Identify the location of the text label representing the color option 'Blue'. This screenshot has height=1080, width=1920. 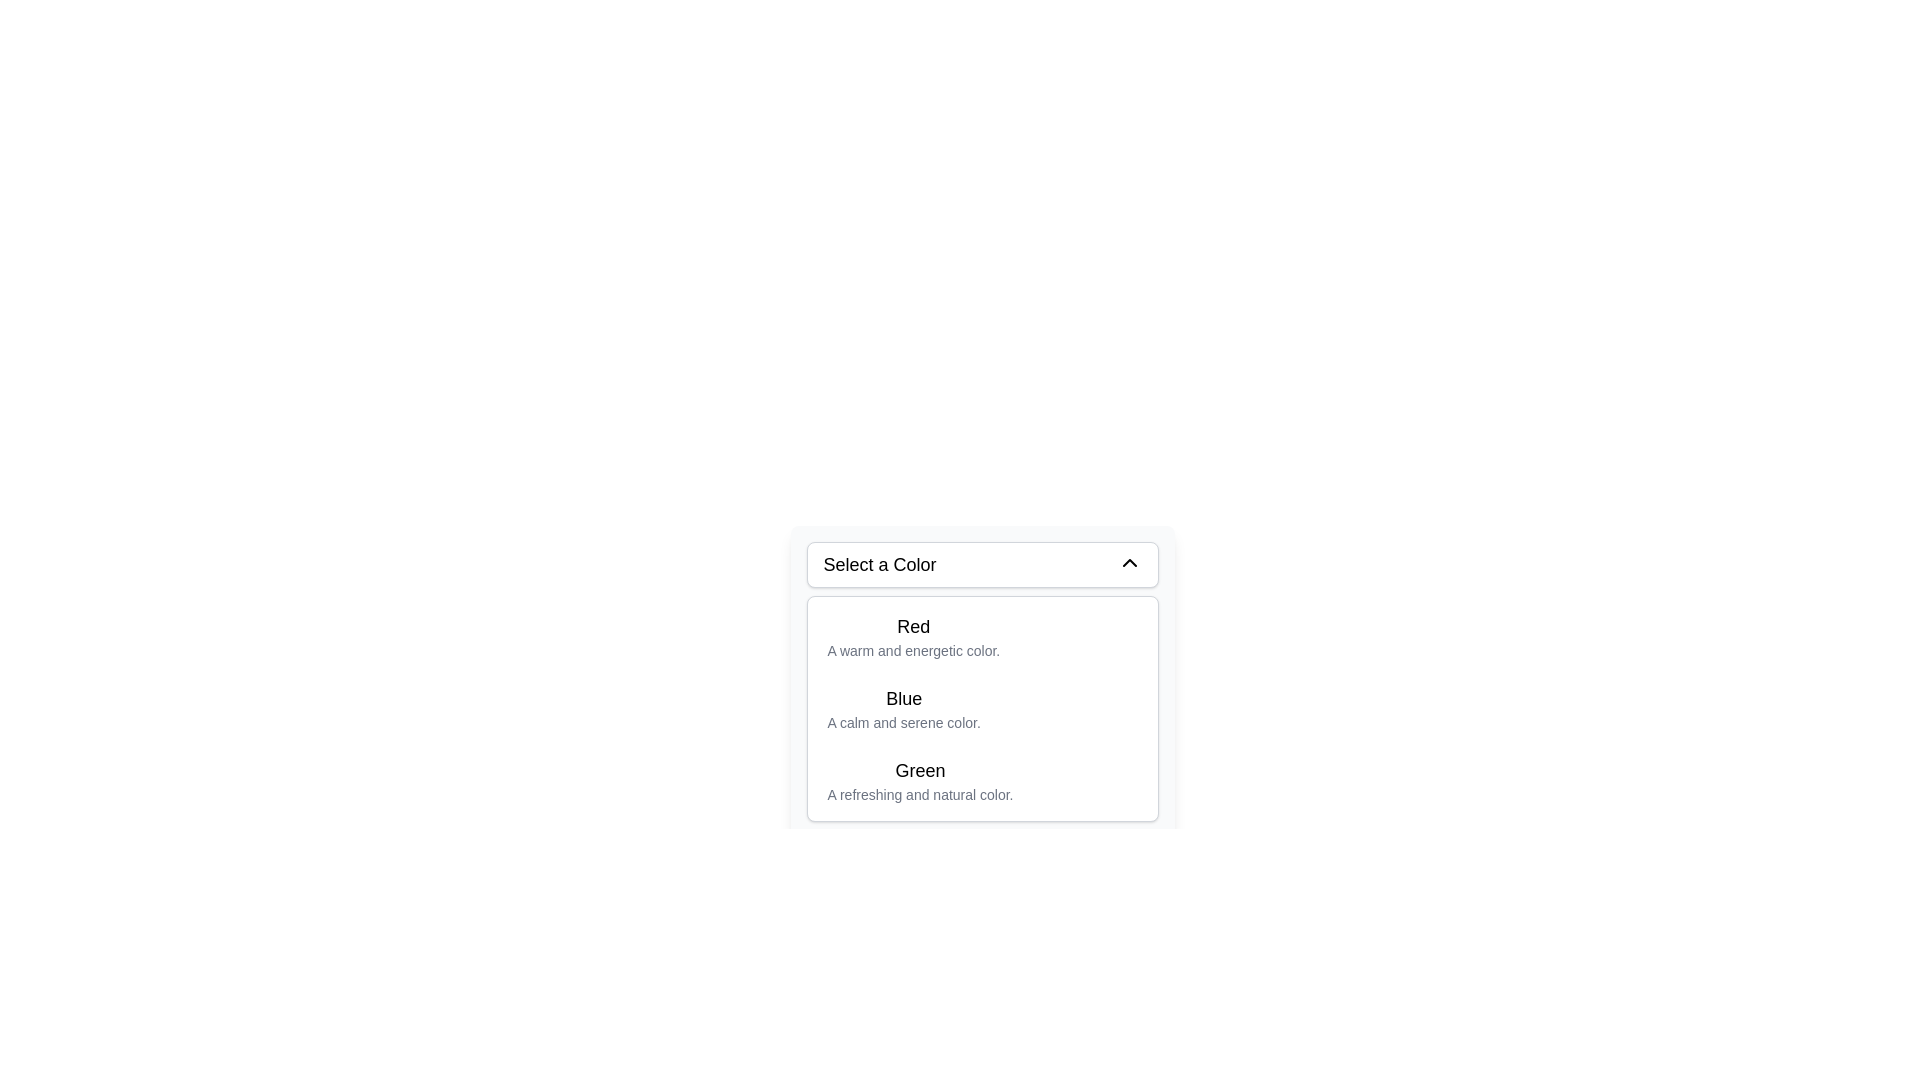
(902, 697).